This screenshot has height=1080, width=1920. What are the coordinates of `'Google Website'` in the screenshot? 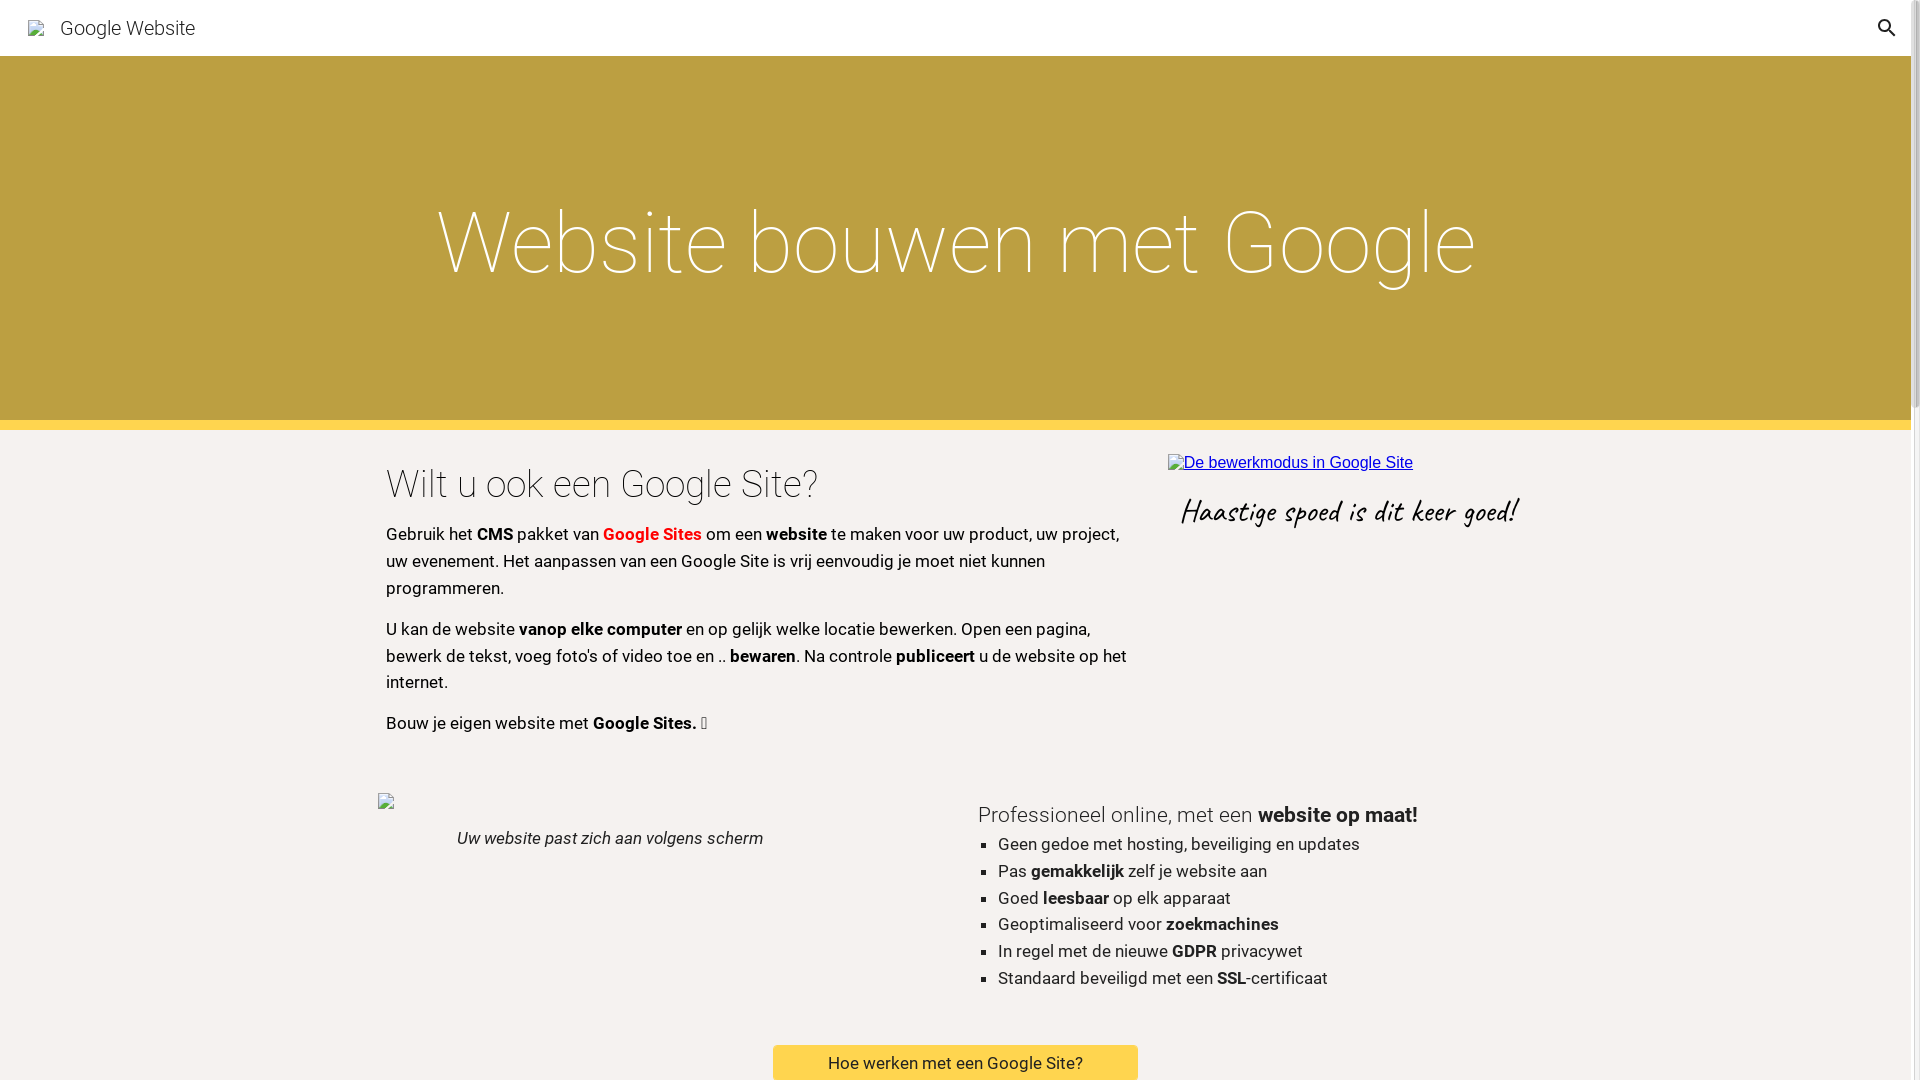 It's located at (110, 26).